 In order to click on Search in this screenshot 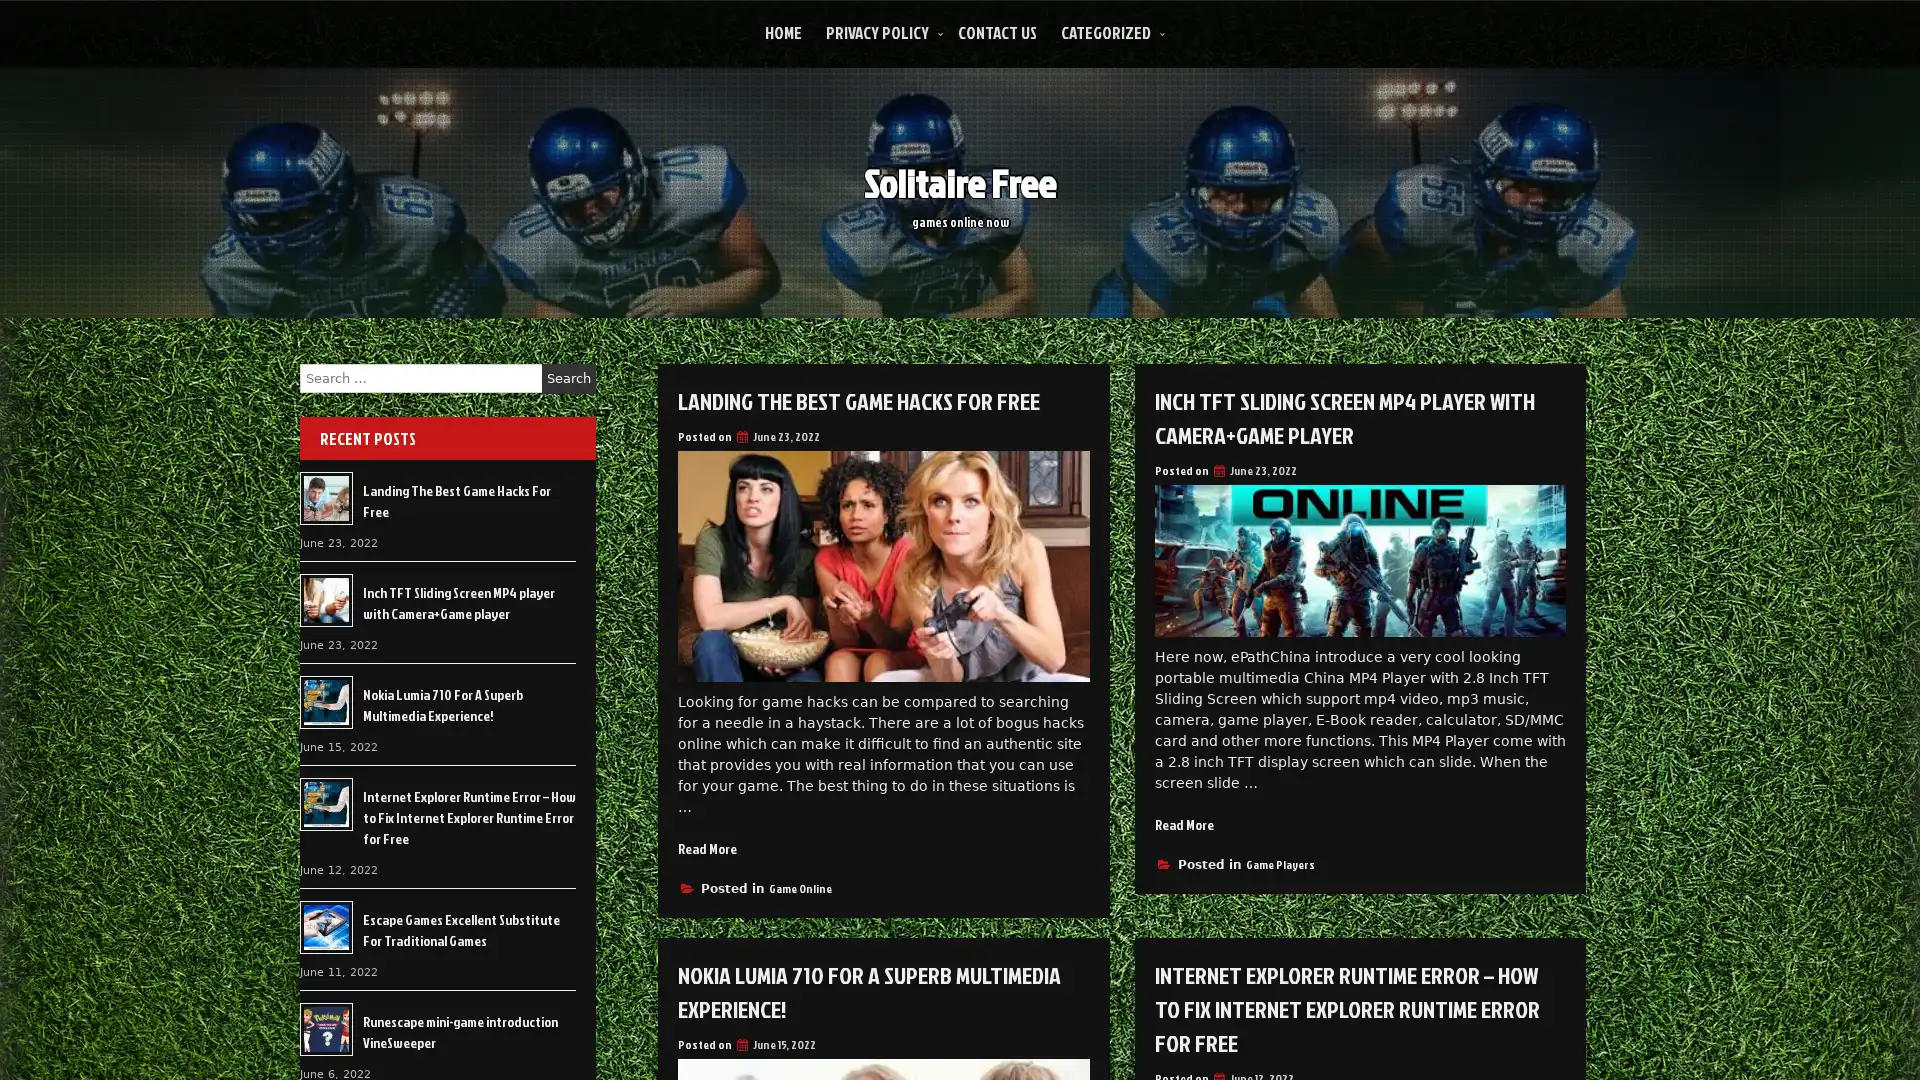, I will do `click(568, 378)`.